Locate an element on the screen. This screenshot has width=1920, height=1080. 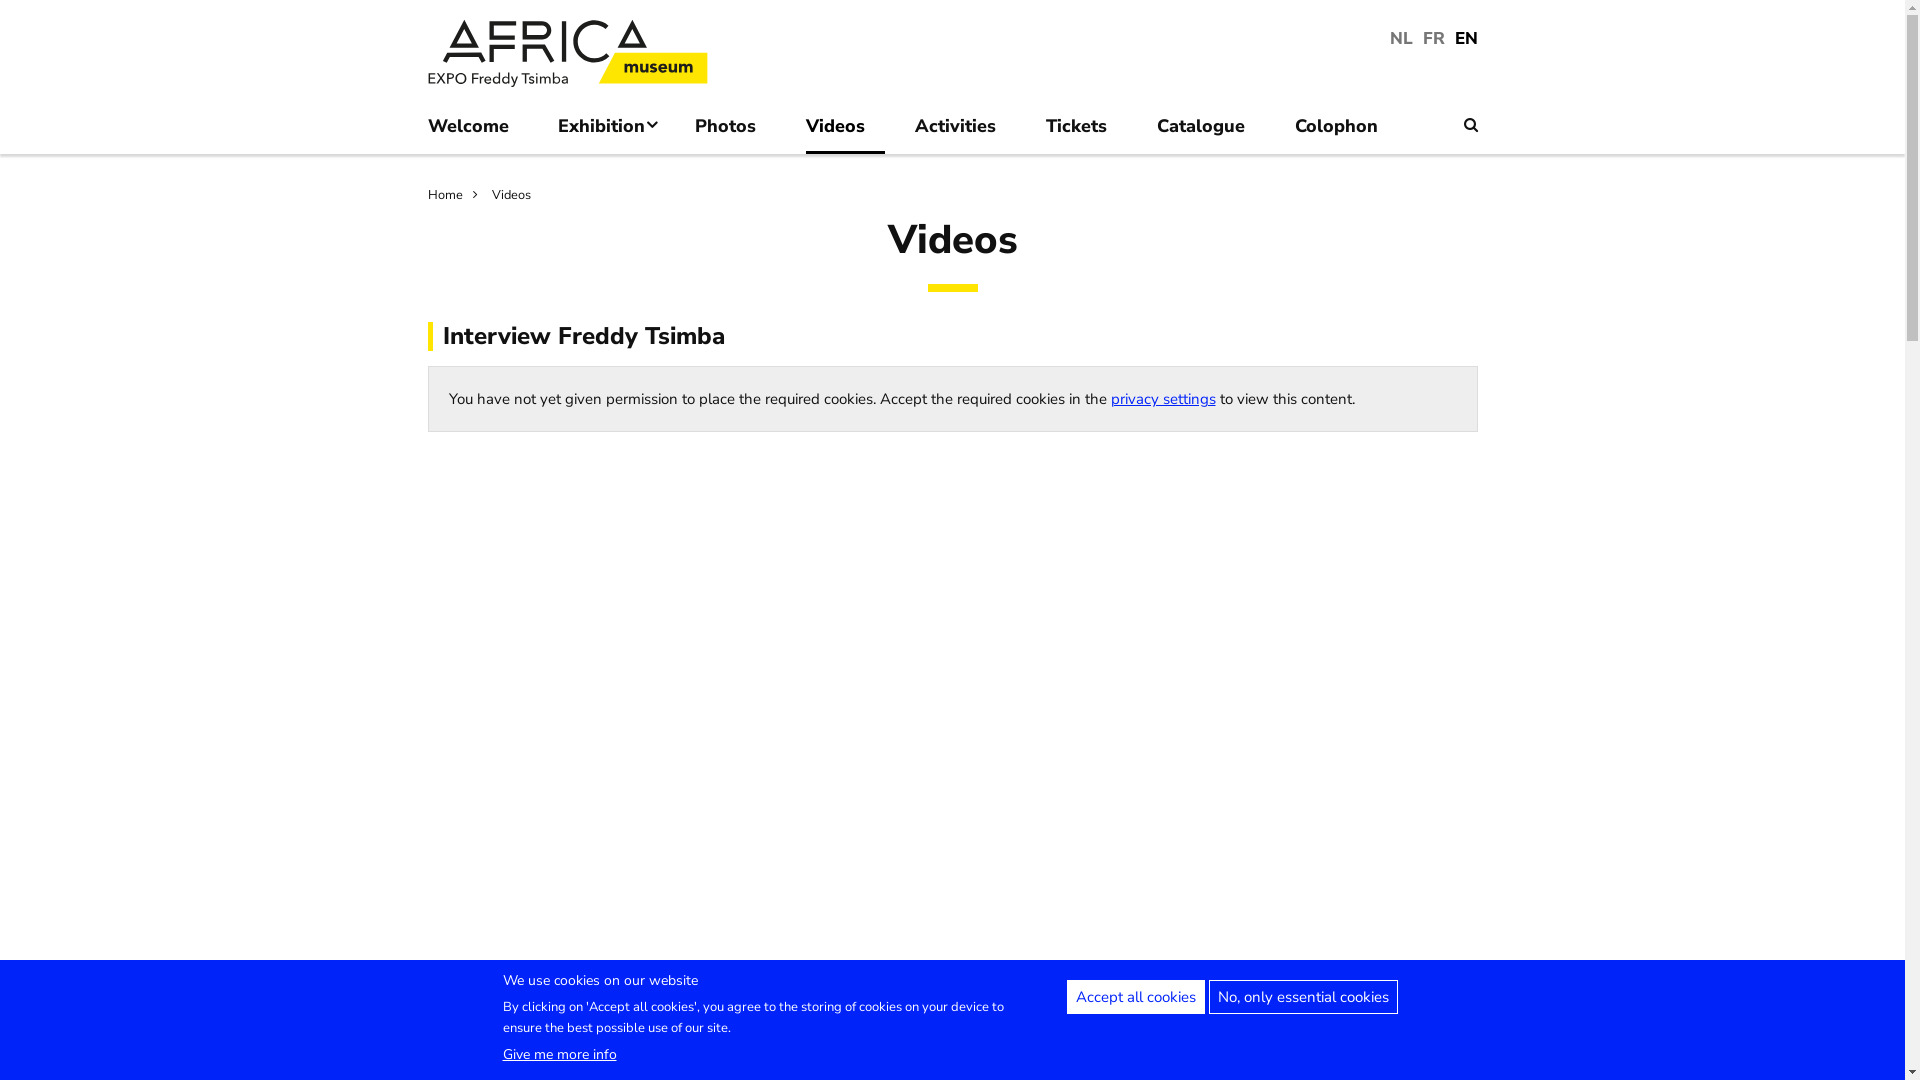
'Catalogue' is located at coordinates (1209, 131).